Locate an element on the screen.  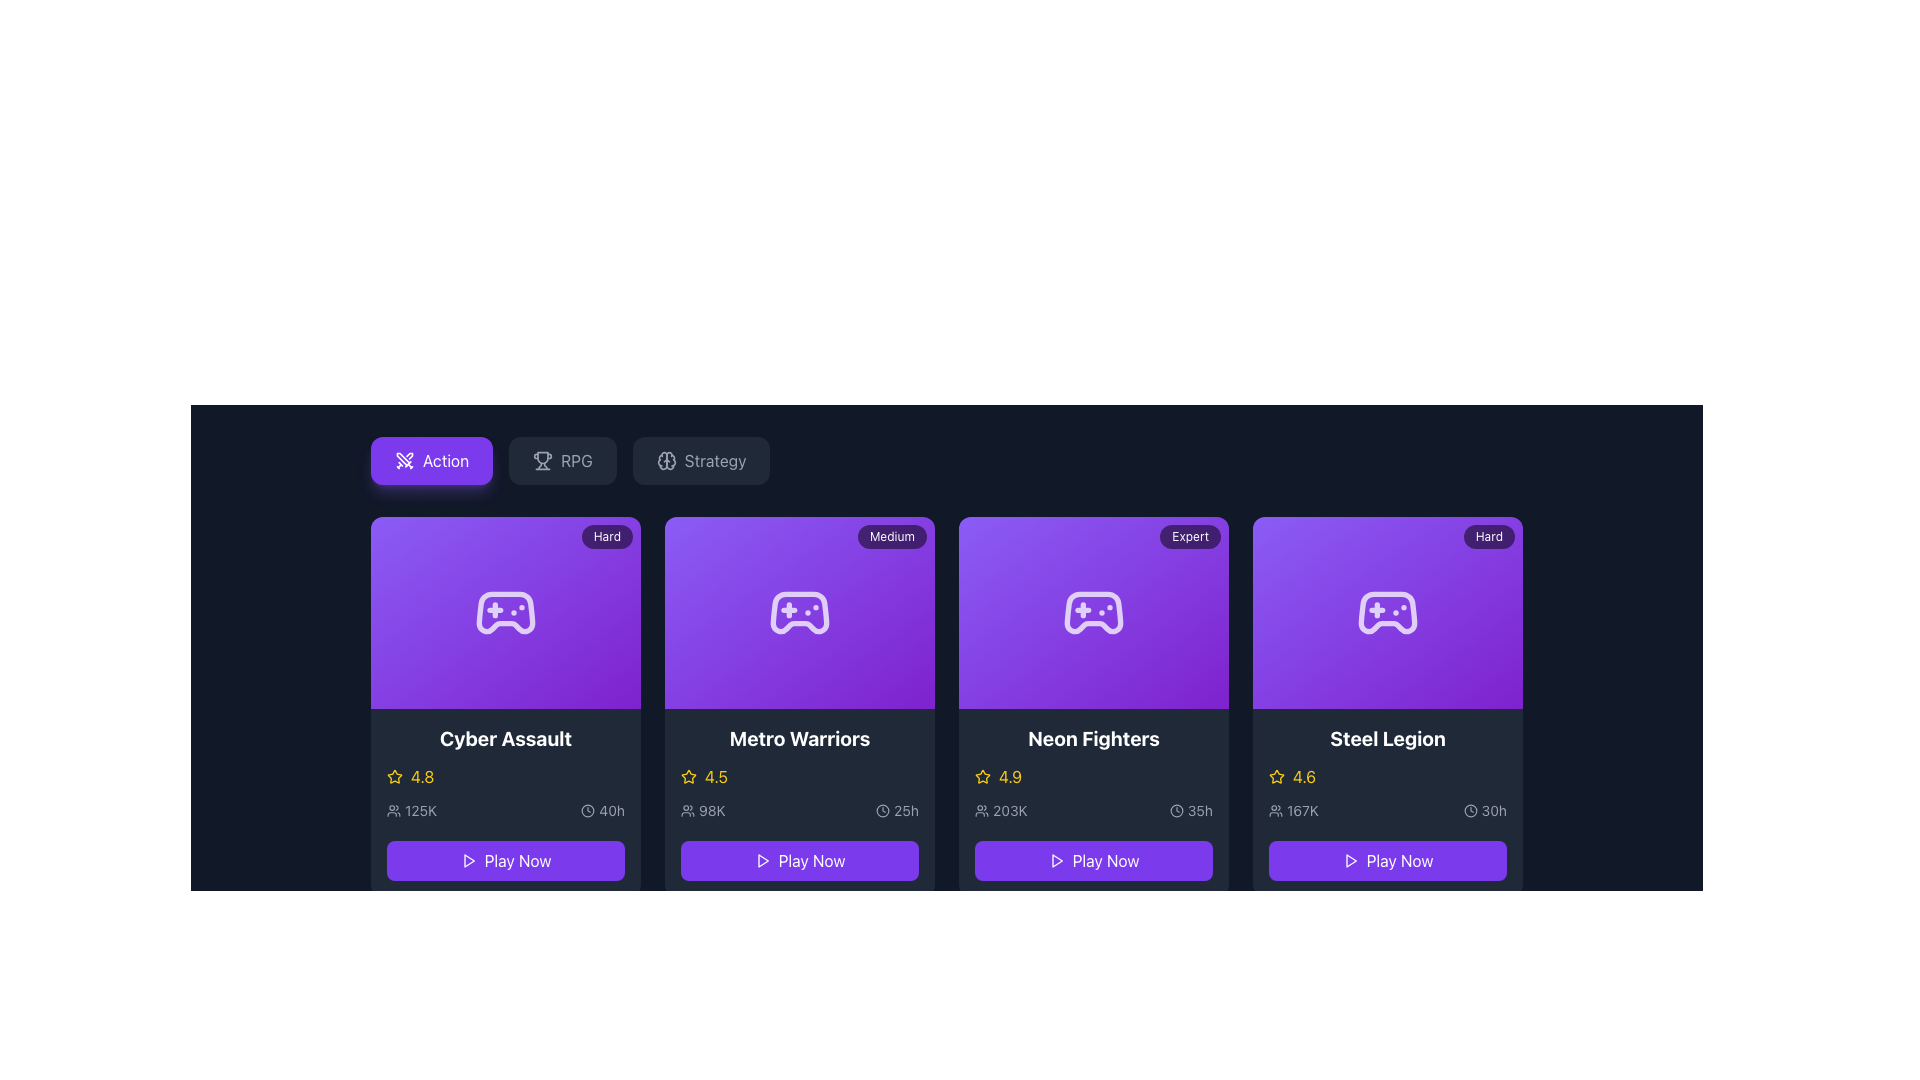
text label indicating the estimated gameplay duration for the 'Metro Warriors' game, located in the bottom section of the game card, to the right of the clock icon is located at coordinates (905, 810).